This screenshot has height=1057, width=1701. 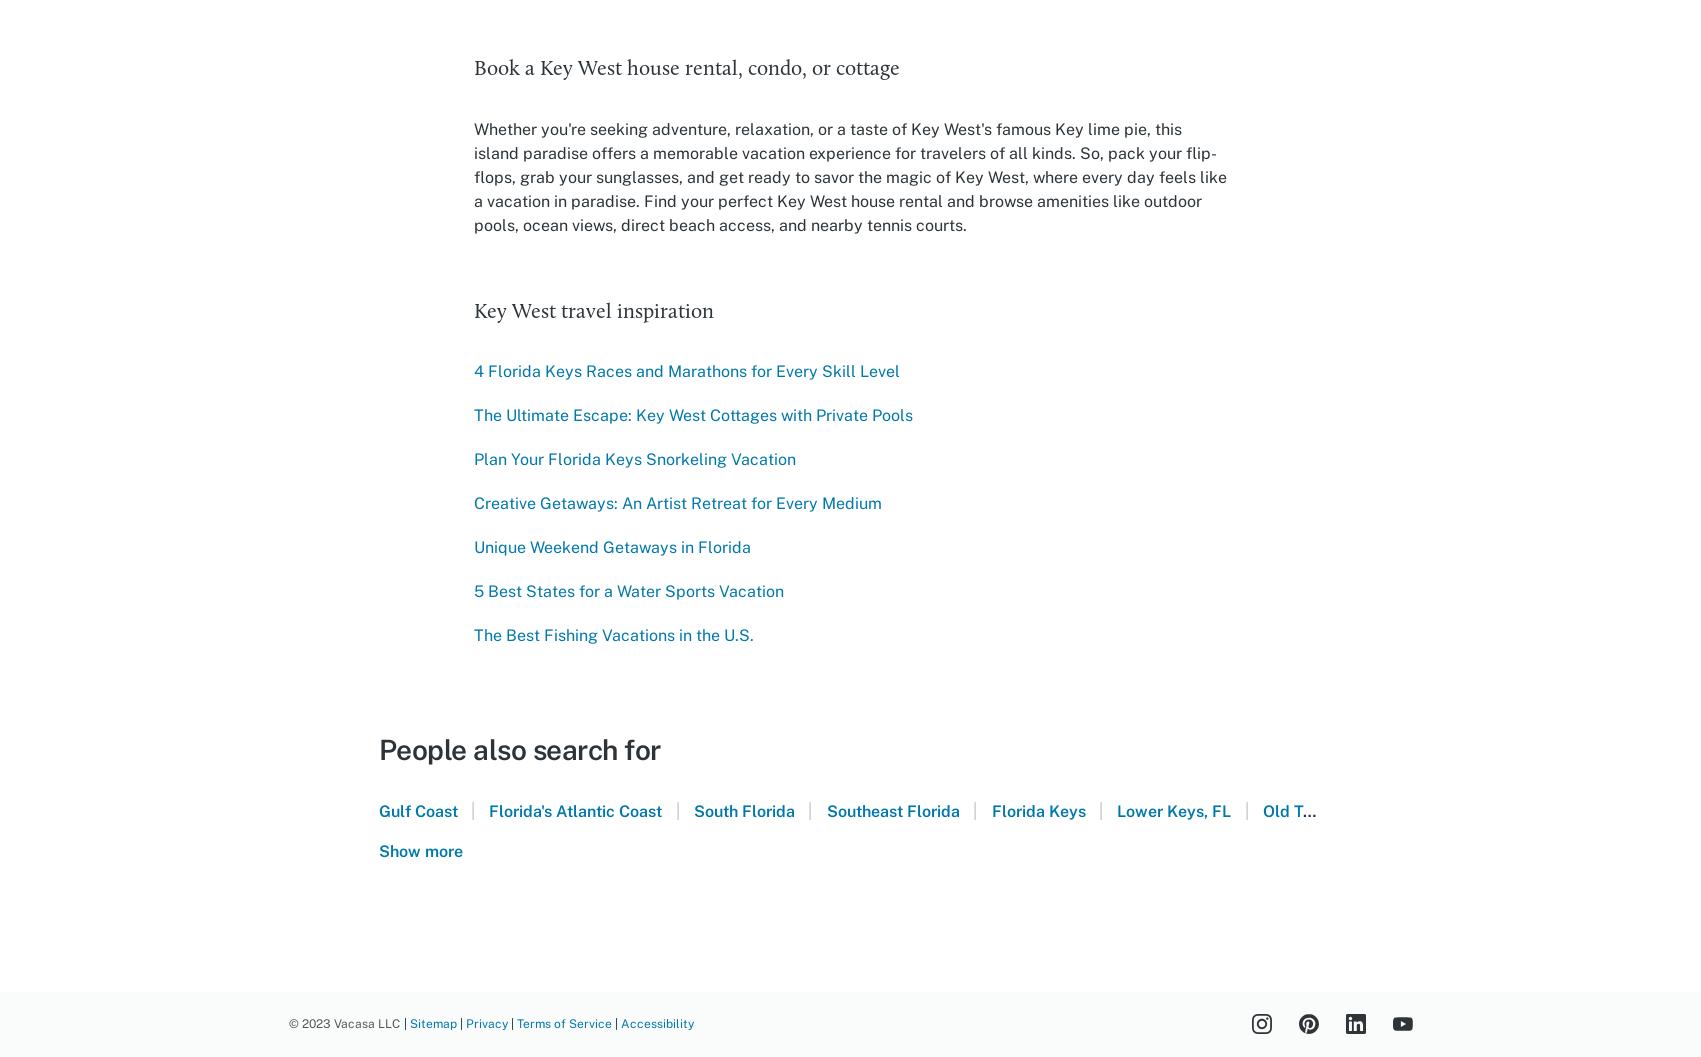 What do you see at coordinates (472, 590) in the screenshot?
I see `'5 Best States for a Water Sports Vacation'` at bounding box center [472, 590].